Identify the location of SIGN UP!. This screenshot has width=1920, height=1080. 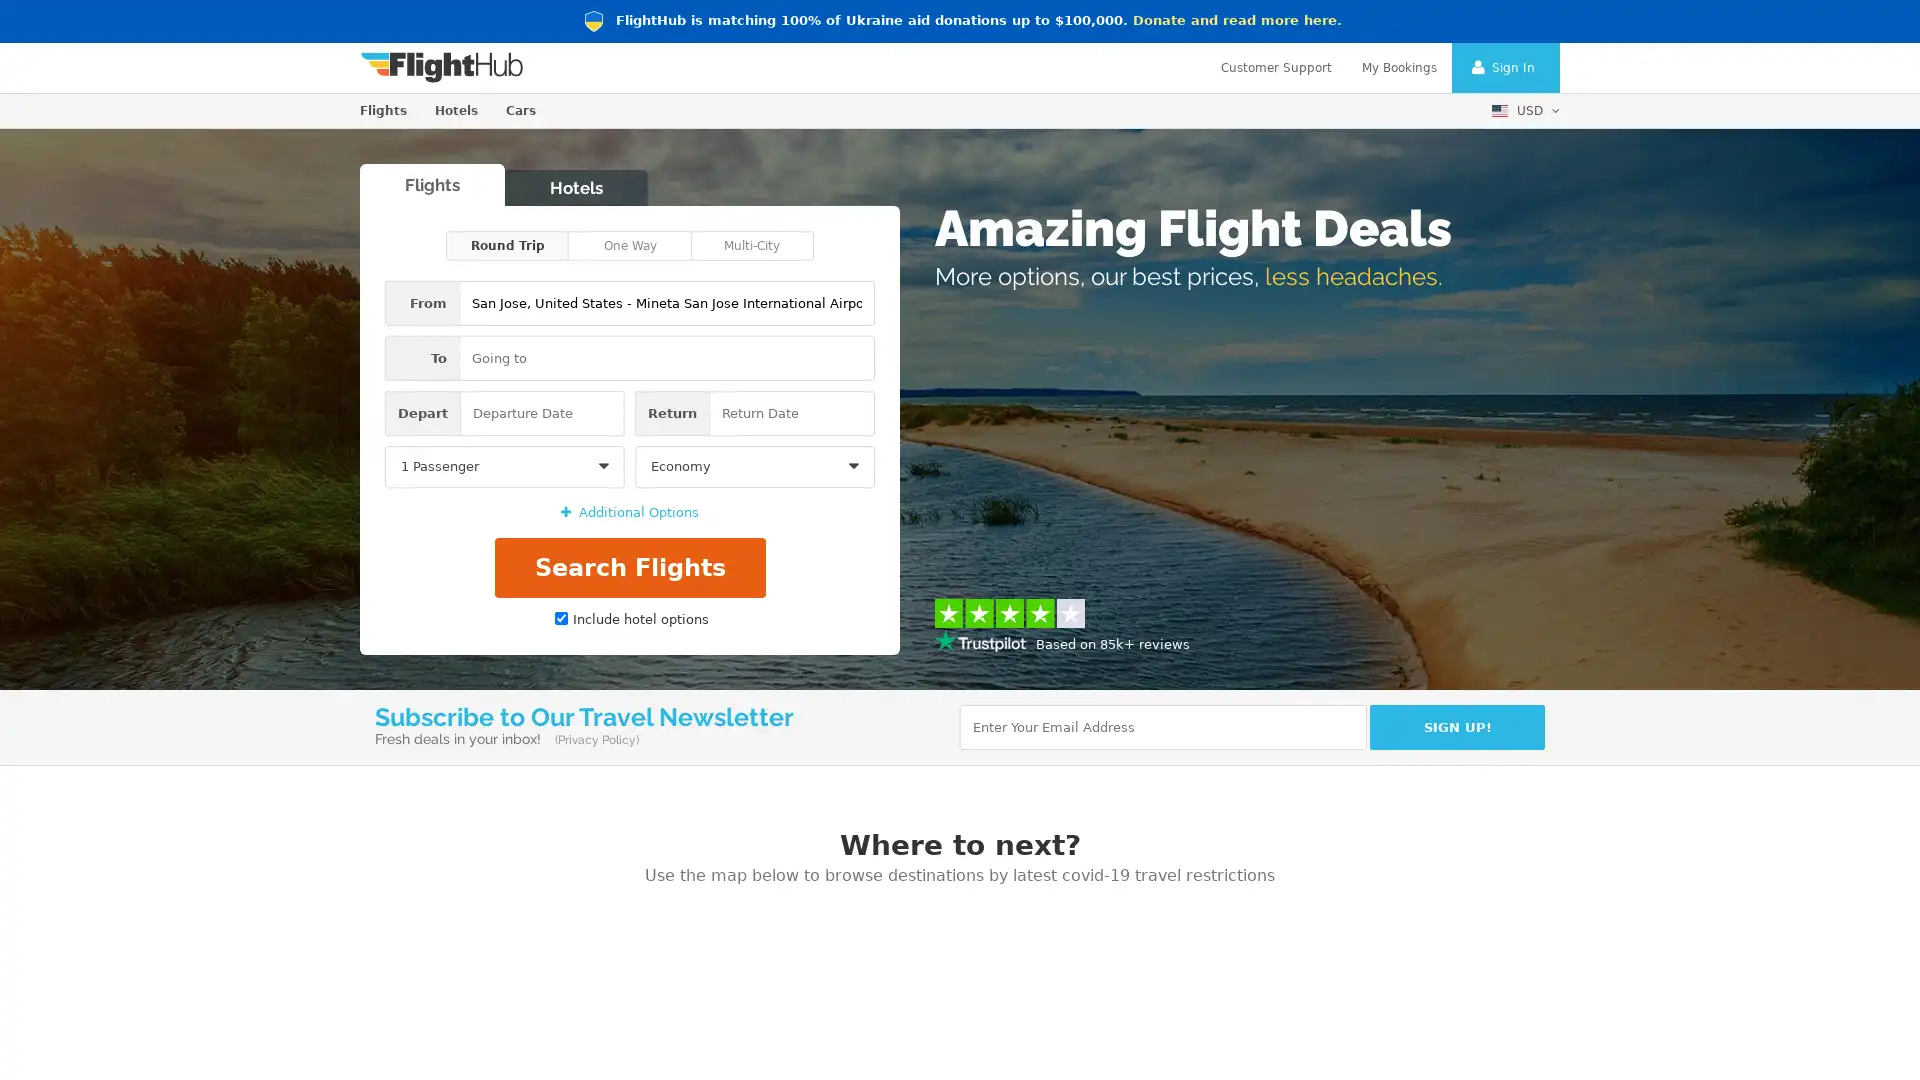
(1457, 726).